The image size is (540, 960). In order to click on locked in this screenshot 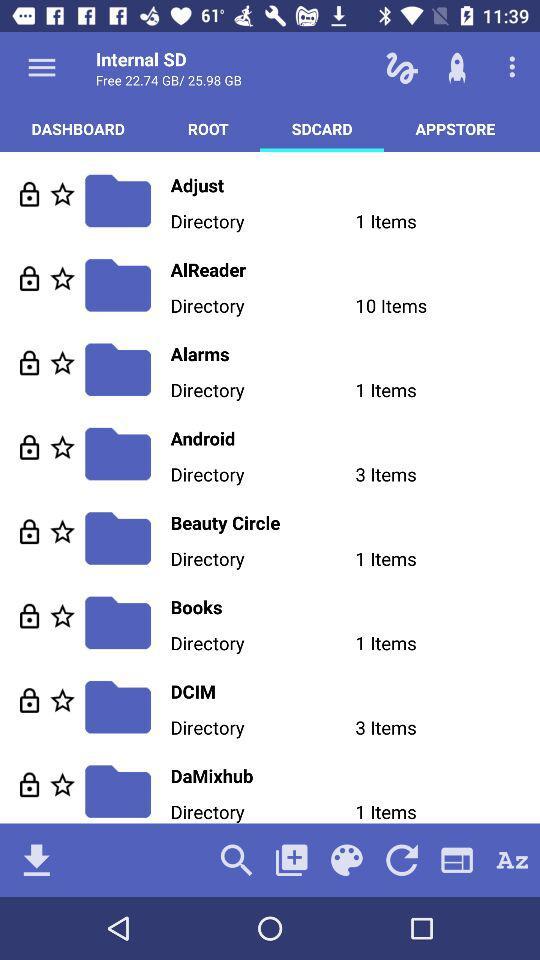, I will do `click(28, 530)`.